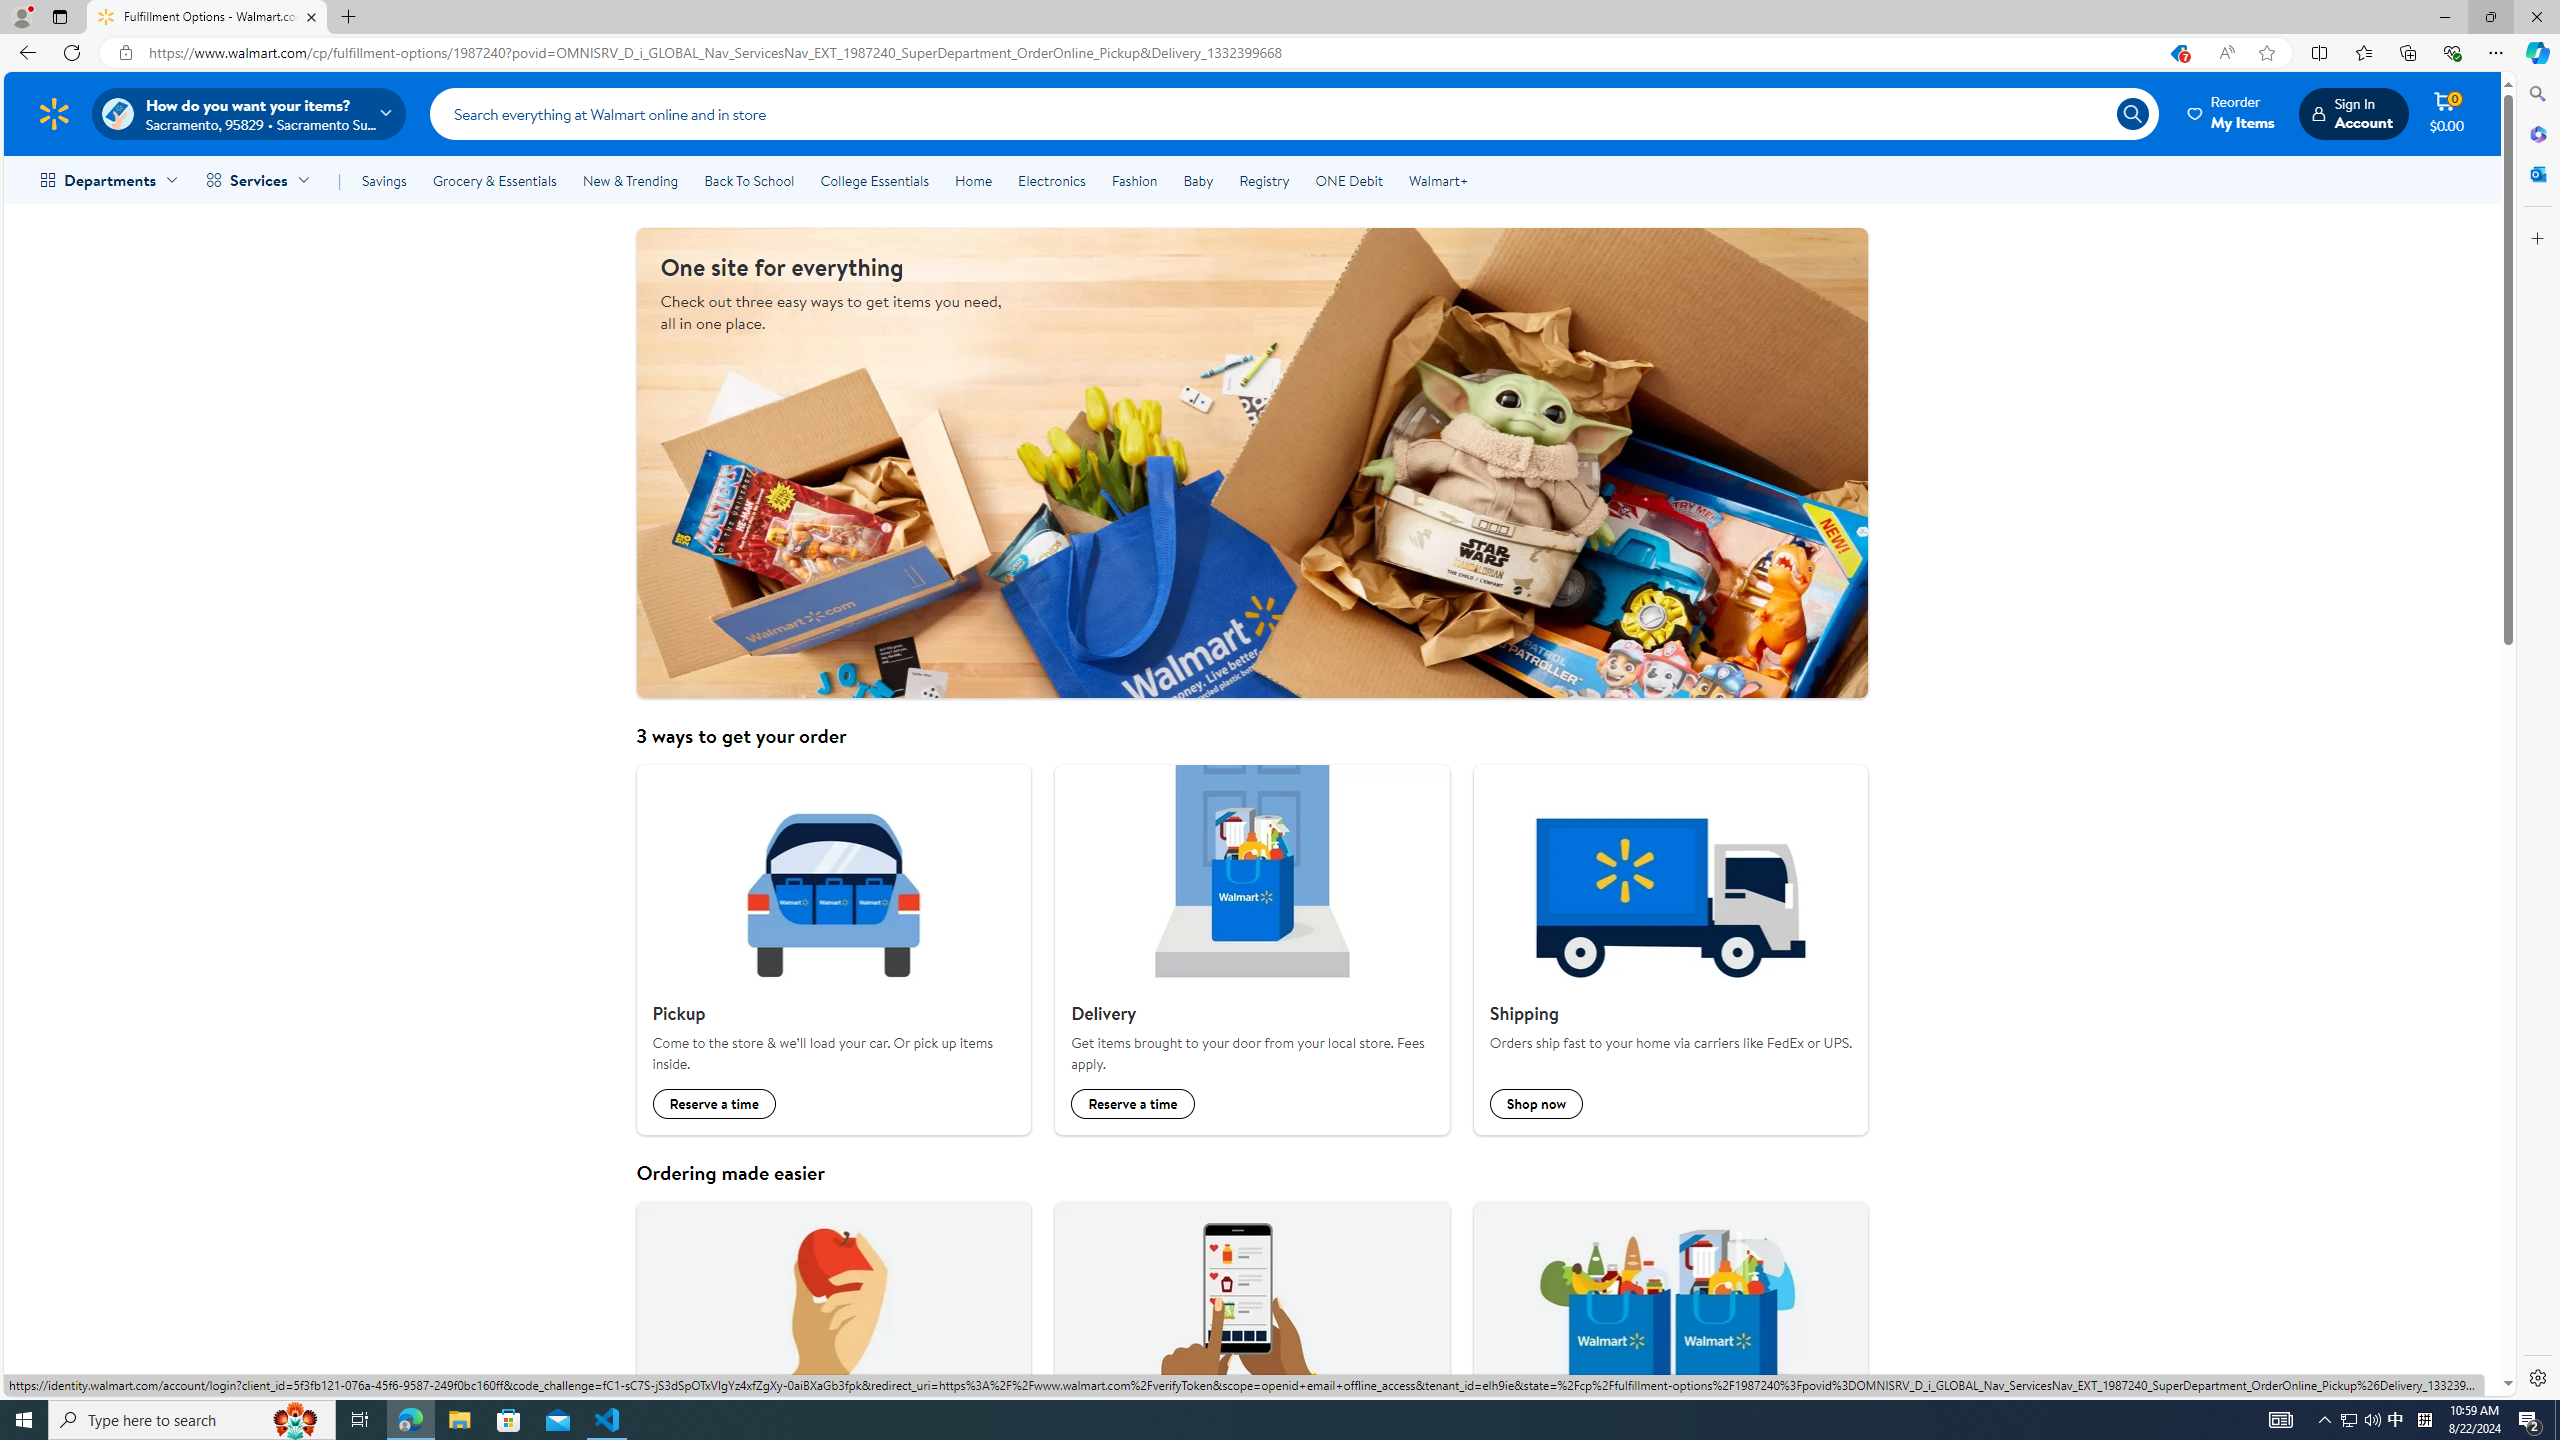 The height and width of the screenshot is (1440, 2560). Describe the element at coordinates (1263, 180) in the screenshot. I see `'Registry'` at that location.